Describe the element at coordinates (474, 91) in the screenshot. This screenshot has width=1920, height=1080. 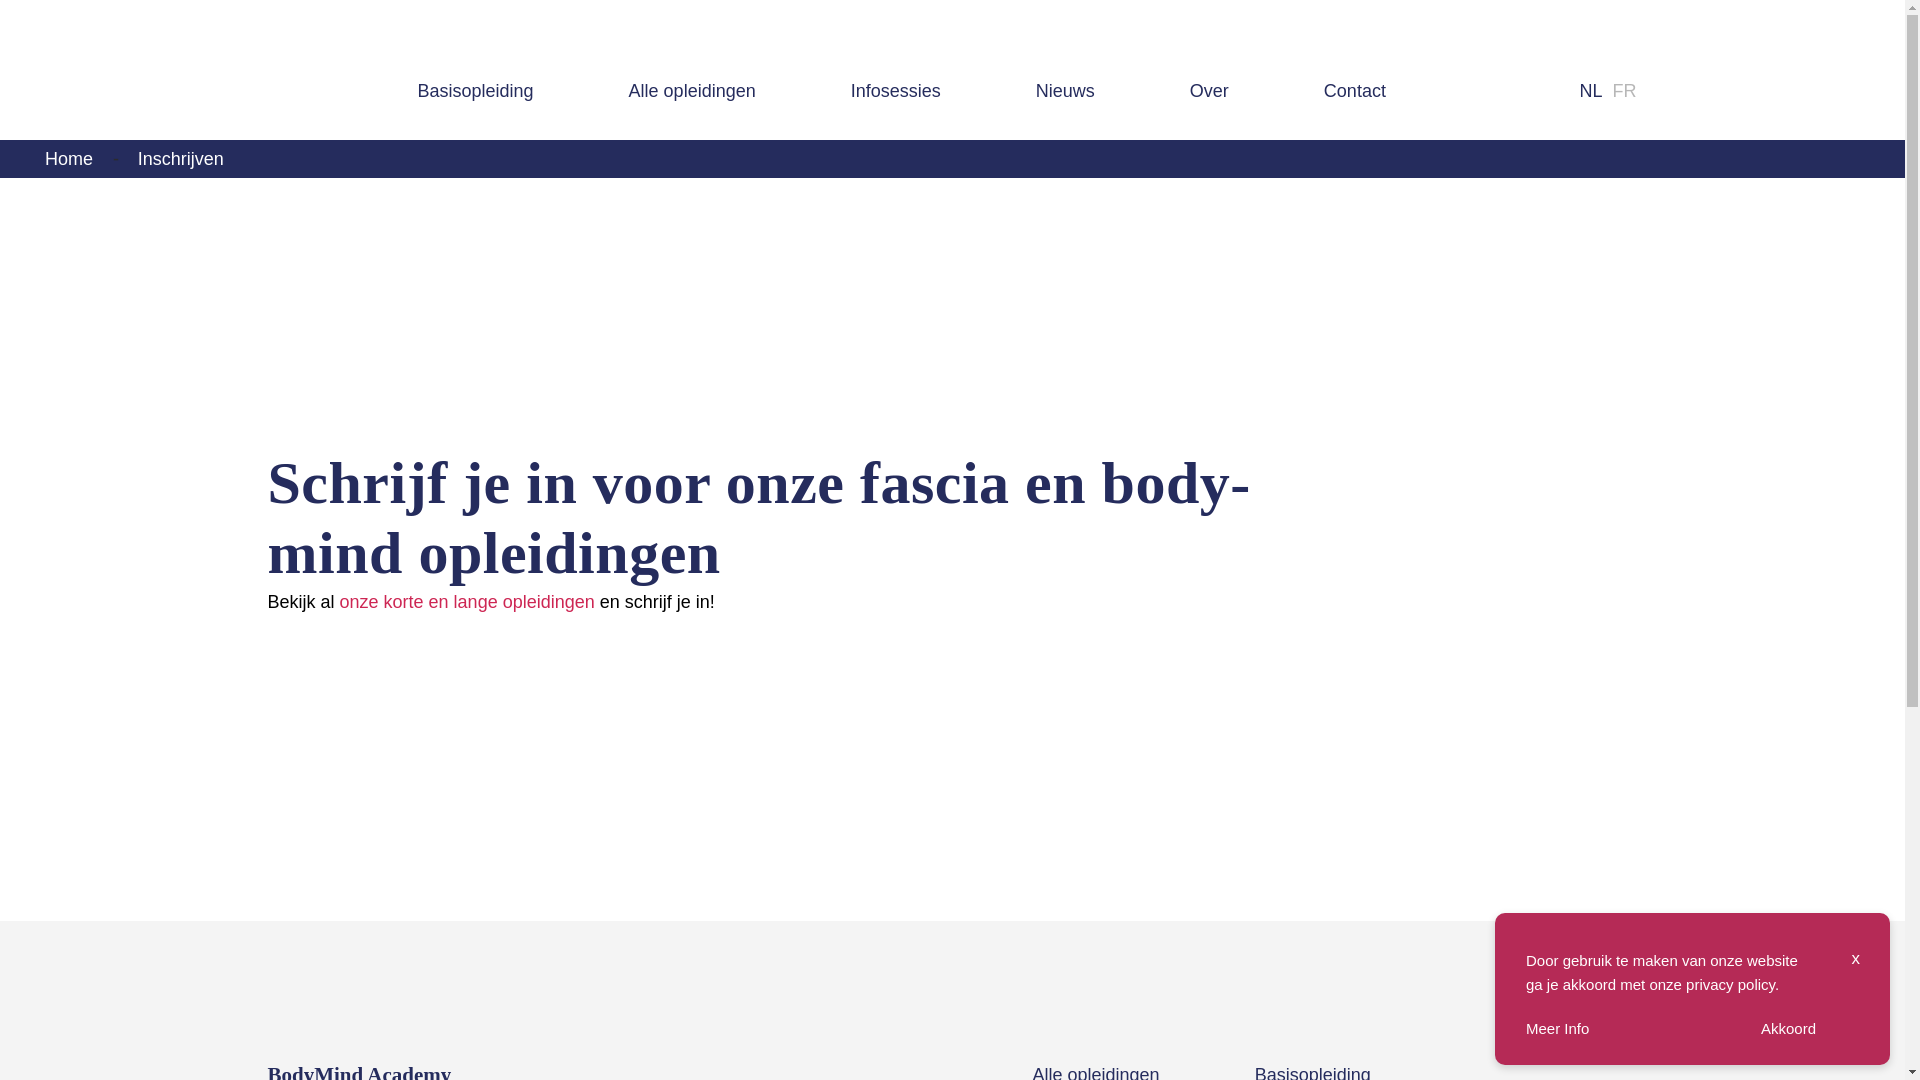
I see `'Basisopleiding'` at that location.